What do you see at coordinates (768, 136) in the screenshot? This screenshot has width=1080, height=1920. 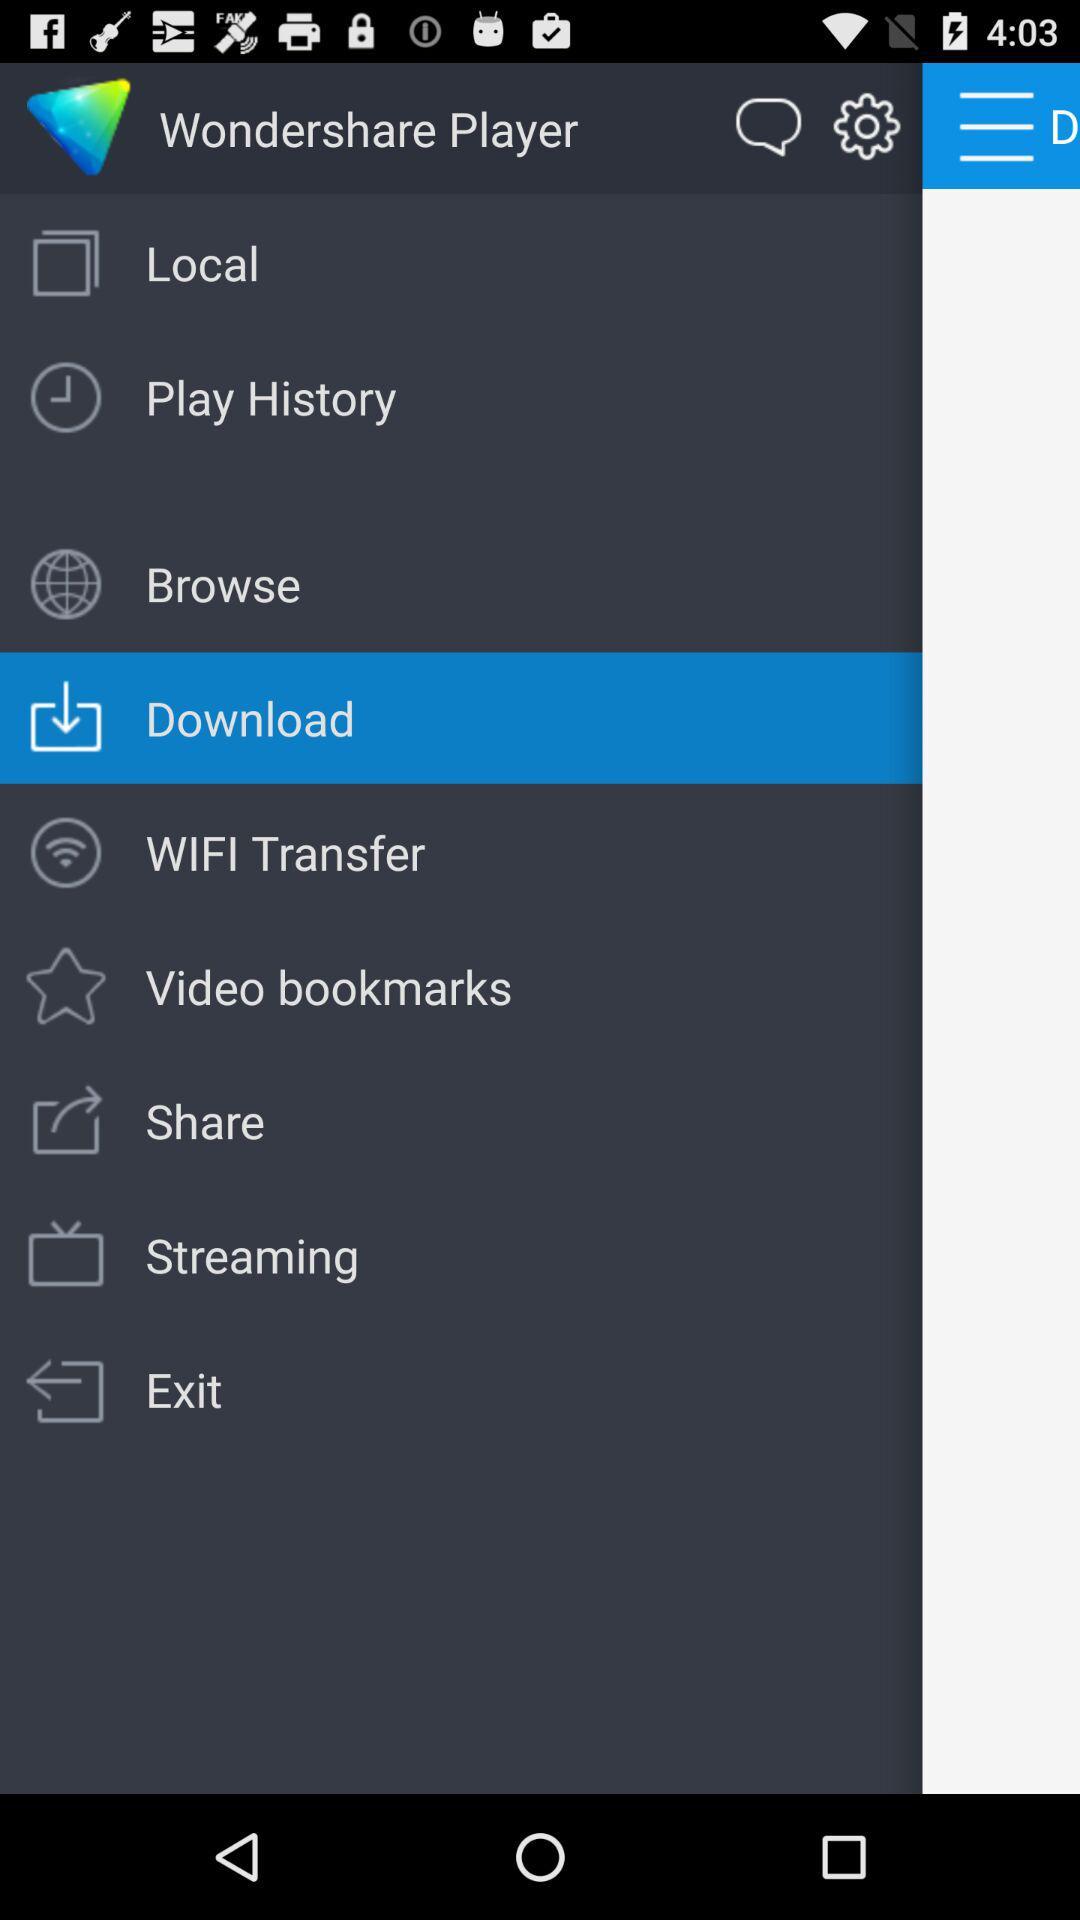 I see `the chat icon` at bounding box center [768, 136].